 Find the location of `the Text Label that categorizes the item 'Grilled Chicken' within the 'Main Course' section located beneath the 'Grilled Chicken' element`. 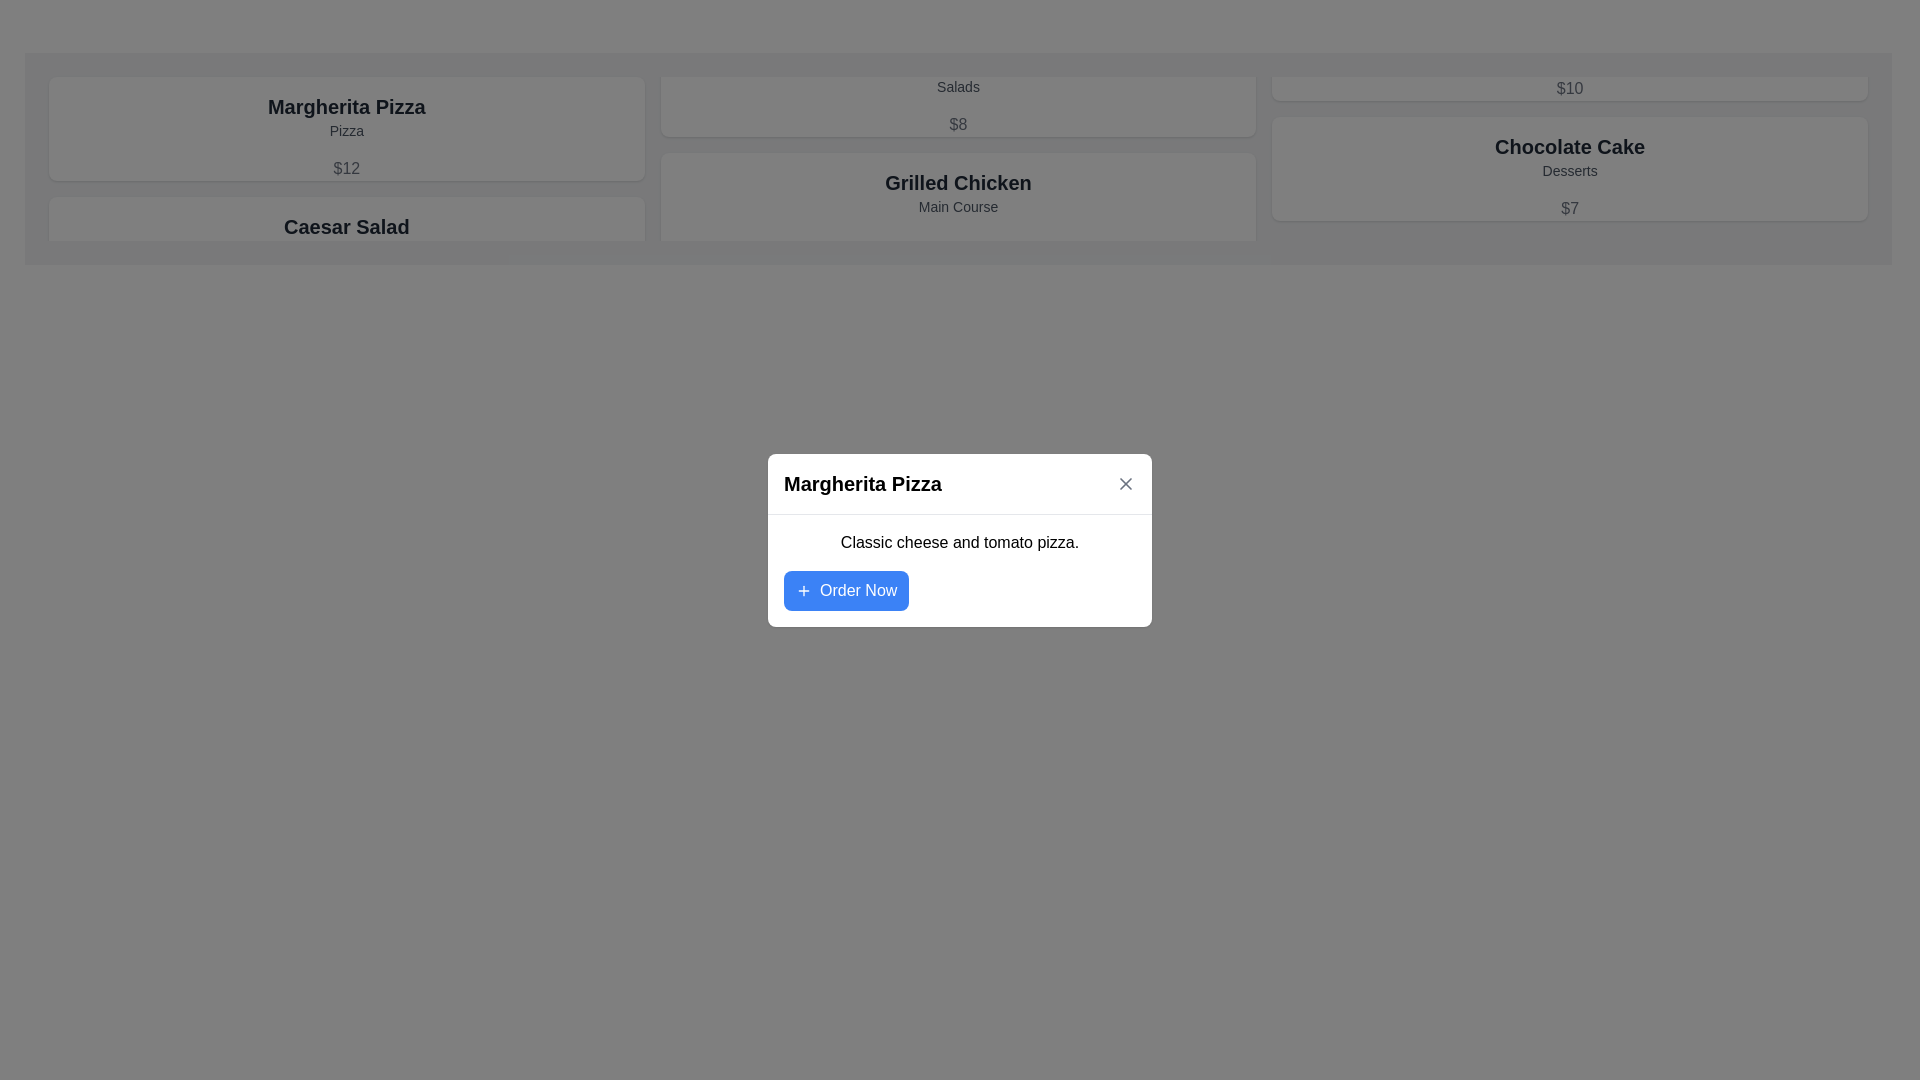

the Text Label that categorizes the item 'Grilled Chicken' within the 'Main Course' section located beneath the 'Grilled Chicken' element is located at coordinates (957, 207).